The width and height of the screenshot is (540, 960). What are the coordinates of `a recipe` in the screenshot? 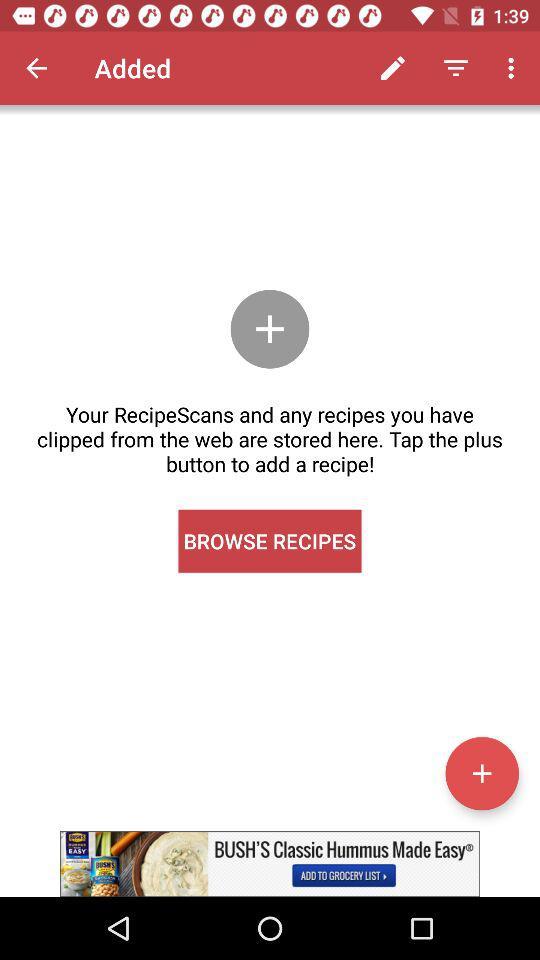 It's located at (481, 772).